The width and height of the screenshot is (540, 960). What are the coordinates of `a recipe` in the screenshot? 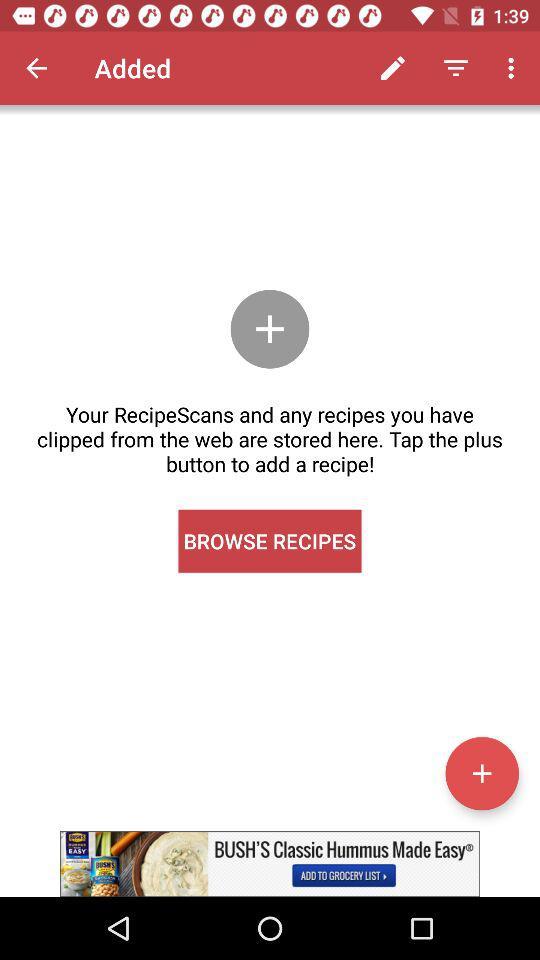 It's located at (481, 772).